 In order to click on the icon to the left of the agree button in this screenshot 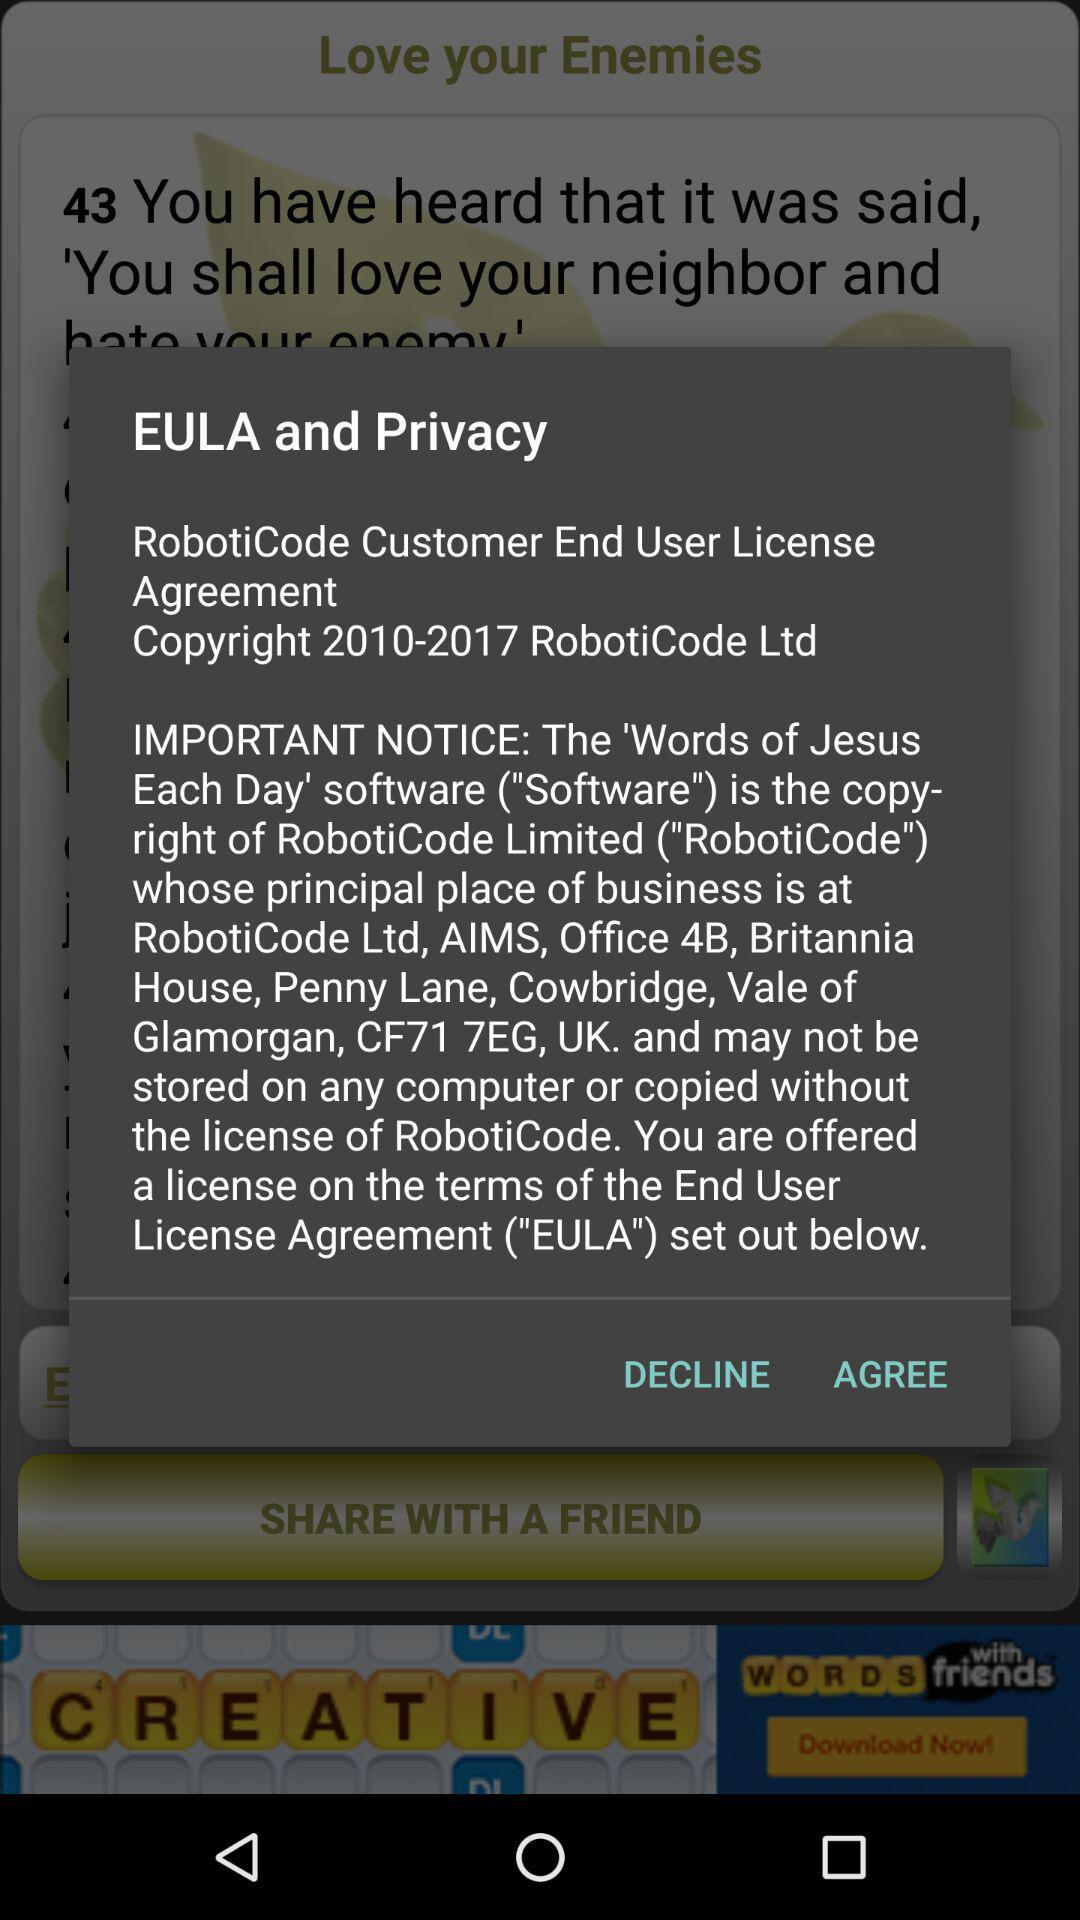, I will do `click(695, 1372)`.